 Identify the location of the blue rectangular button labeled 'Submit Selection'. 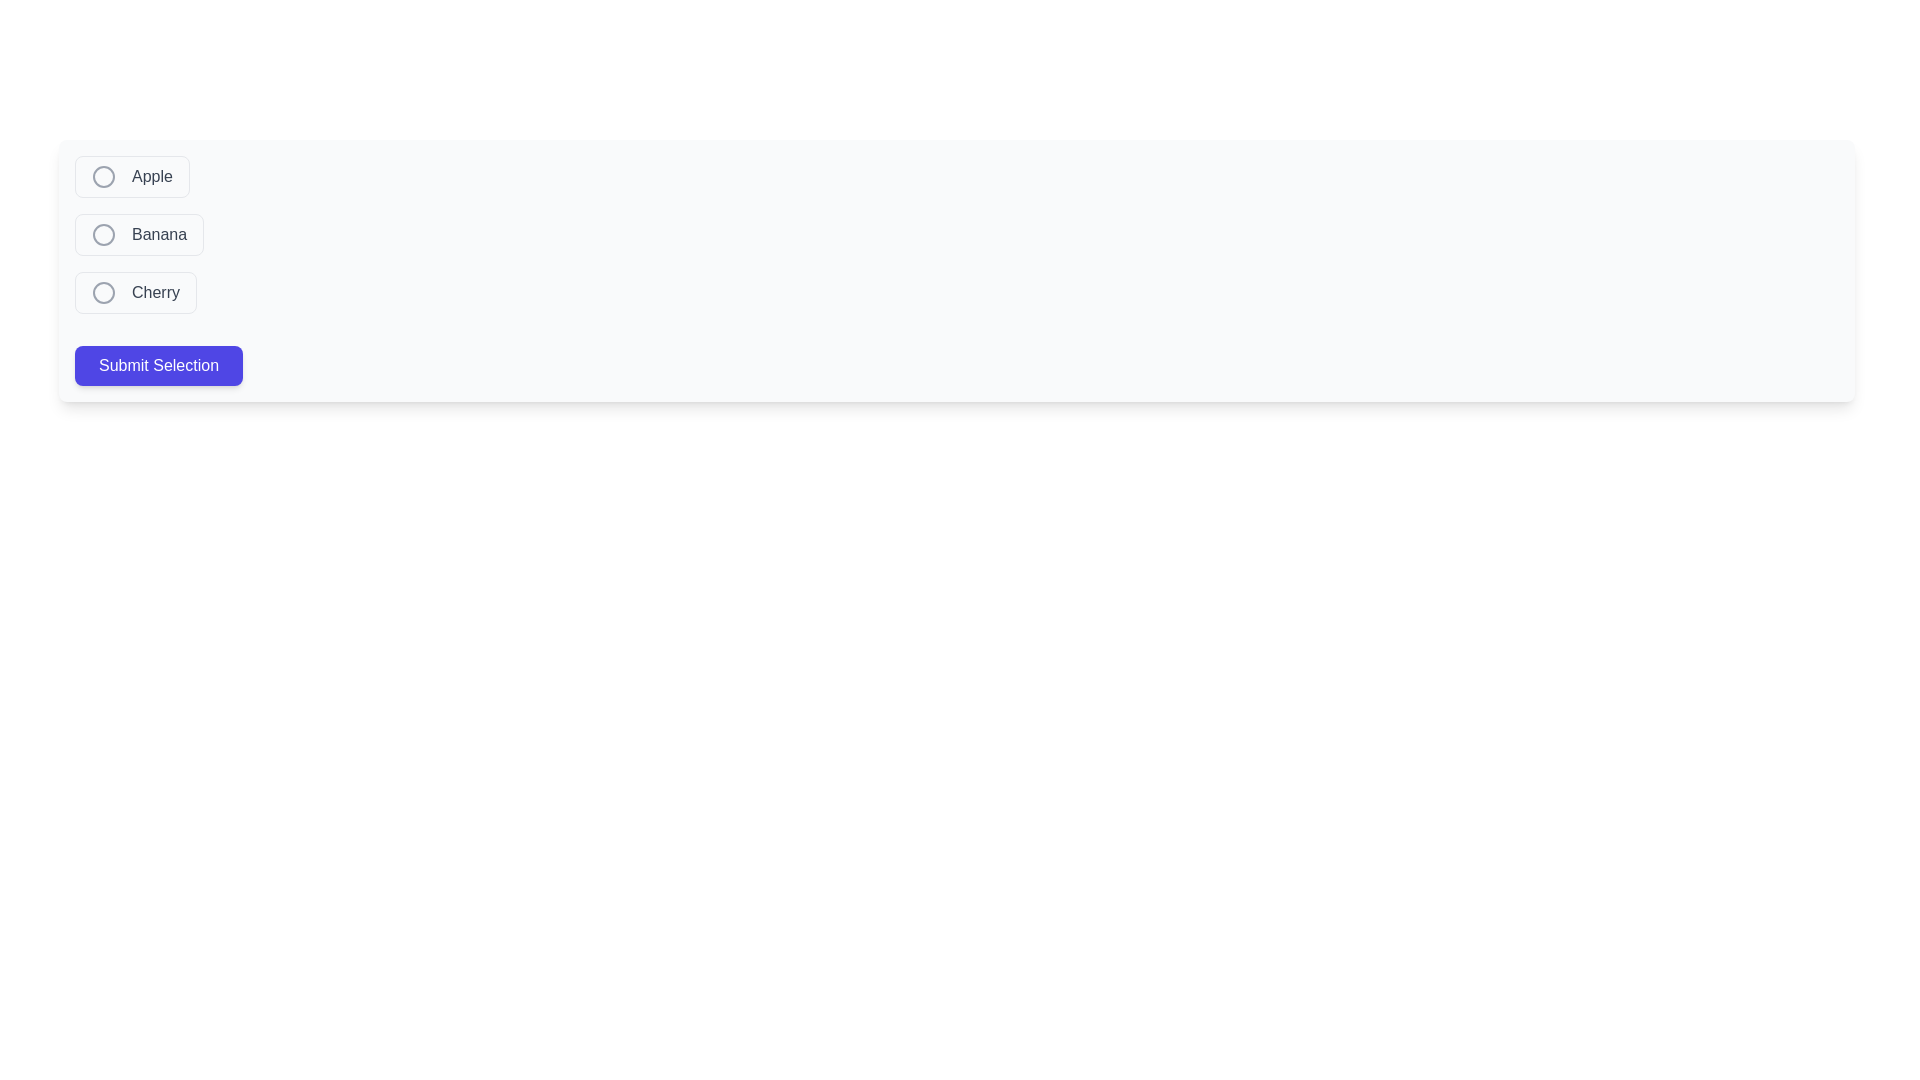
(157, 357).